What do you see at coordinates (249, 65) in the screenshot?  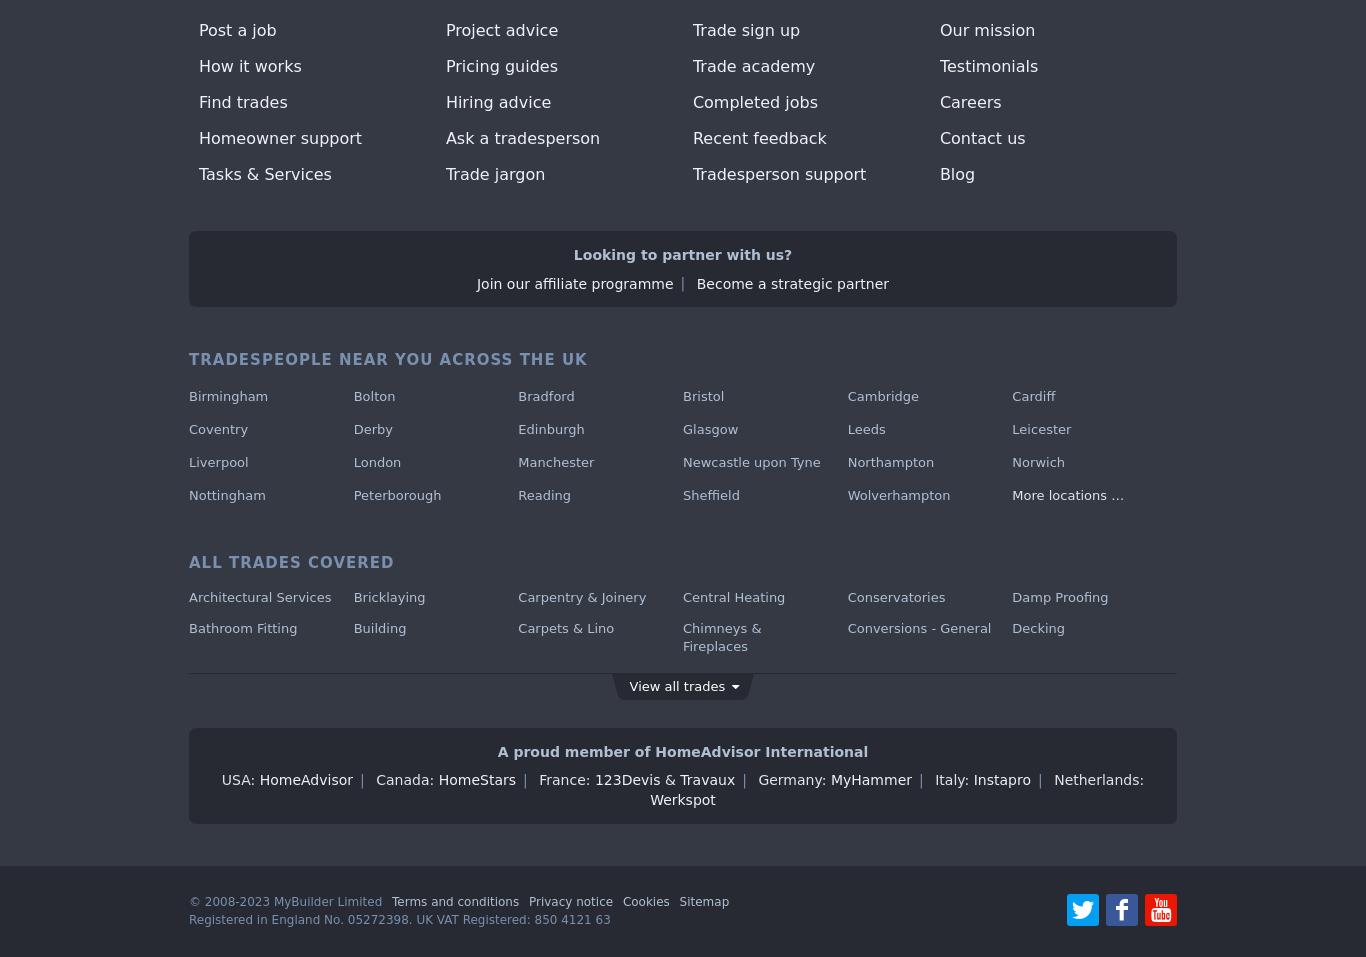 I see `'How it works'` at bounding box center [249, 65].